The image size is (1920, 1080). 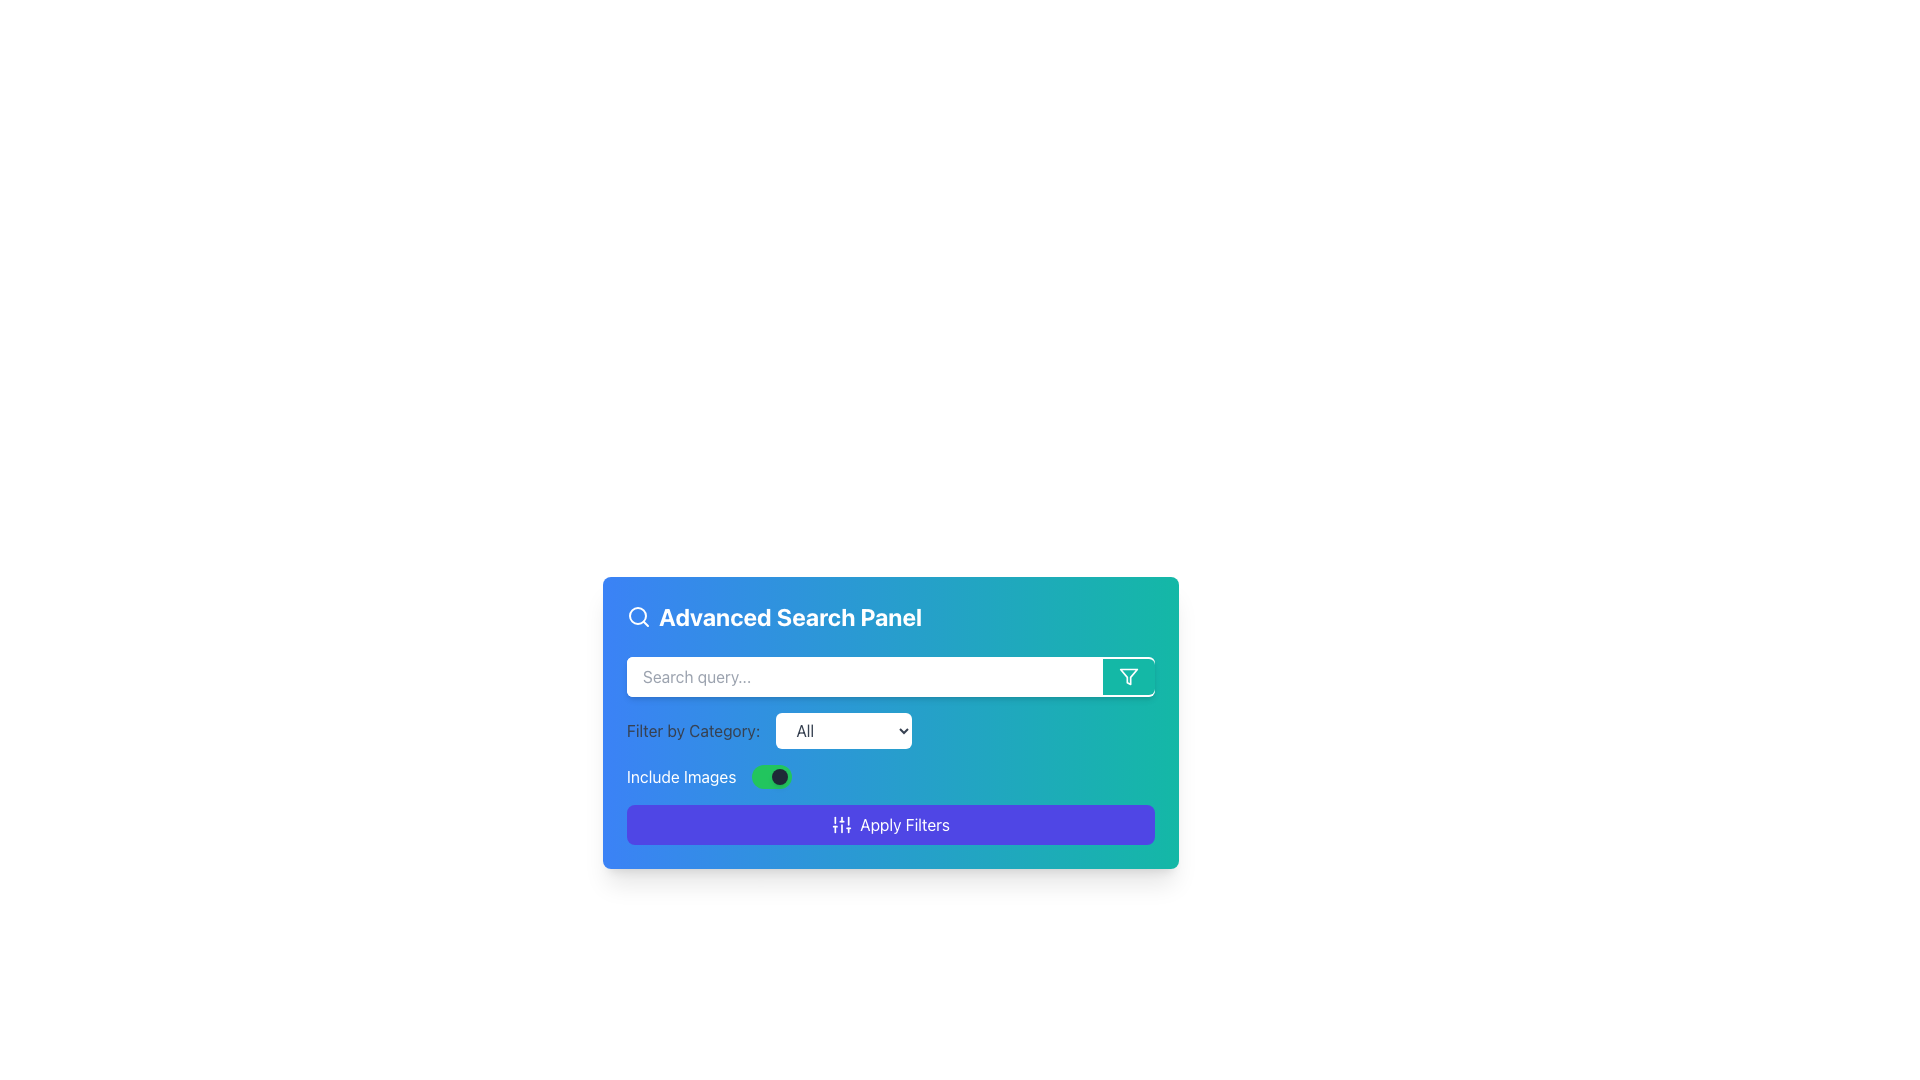 I want to click on the triangular funnel icon representing filter functionality located in the top right corner of the 'Advanced Search Panel' search input box, so click(x=1128, y=676).